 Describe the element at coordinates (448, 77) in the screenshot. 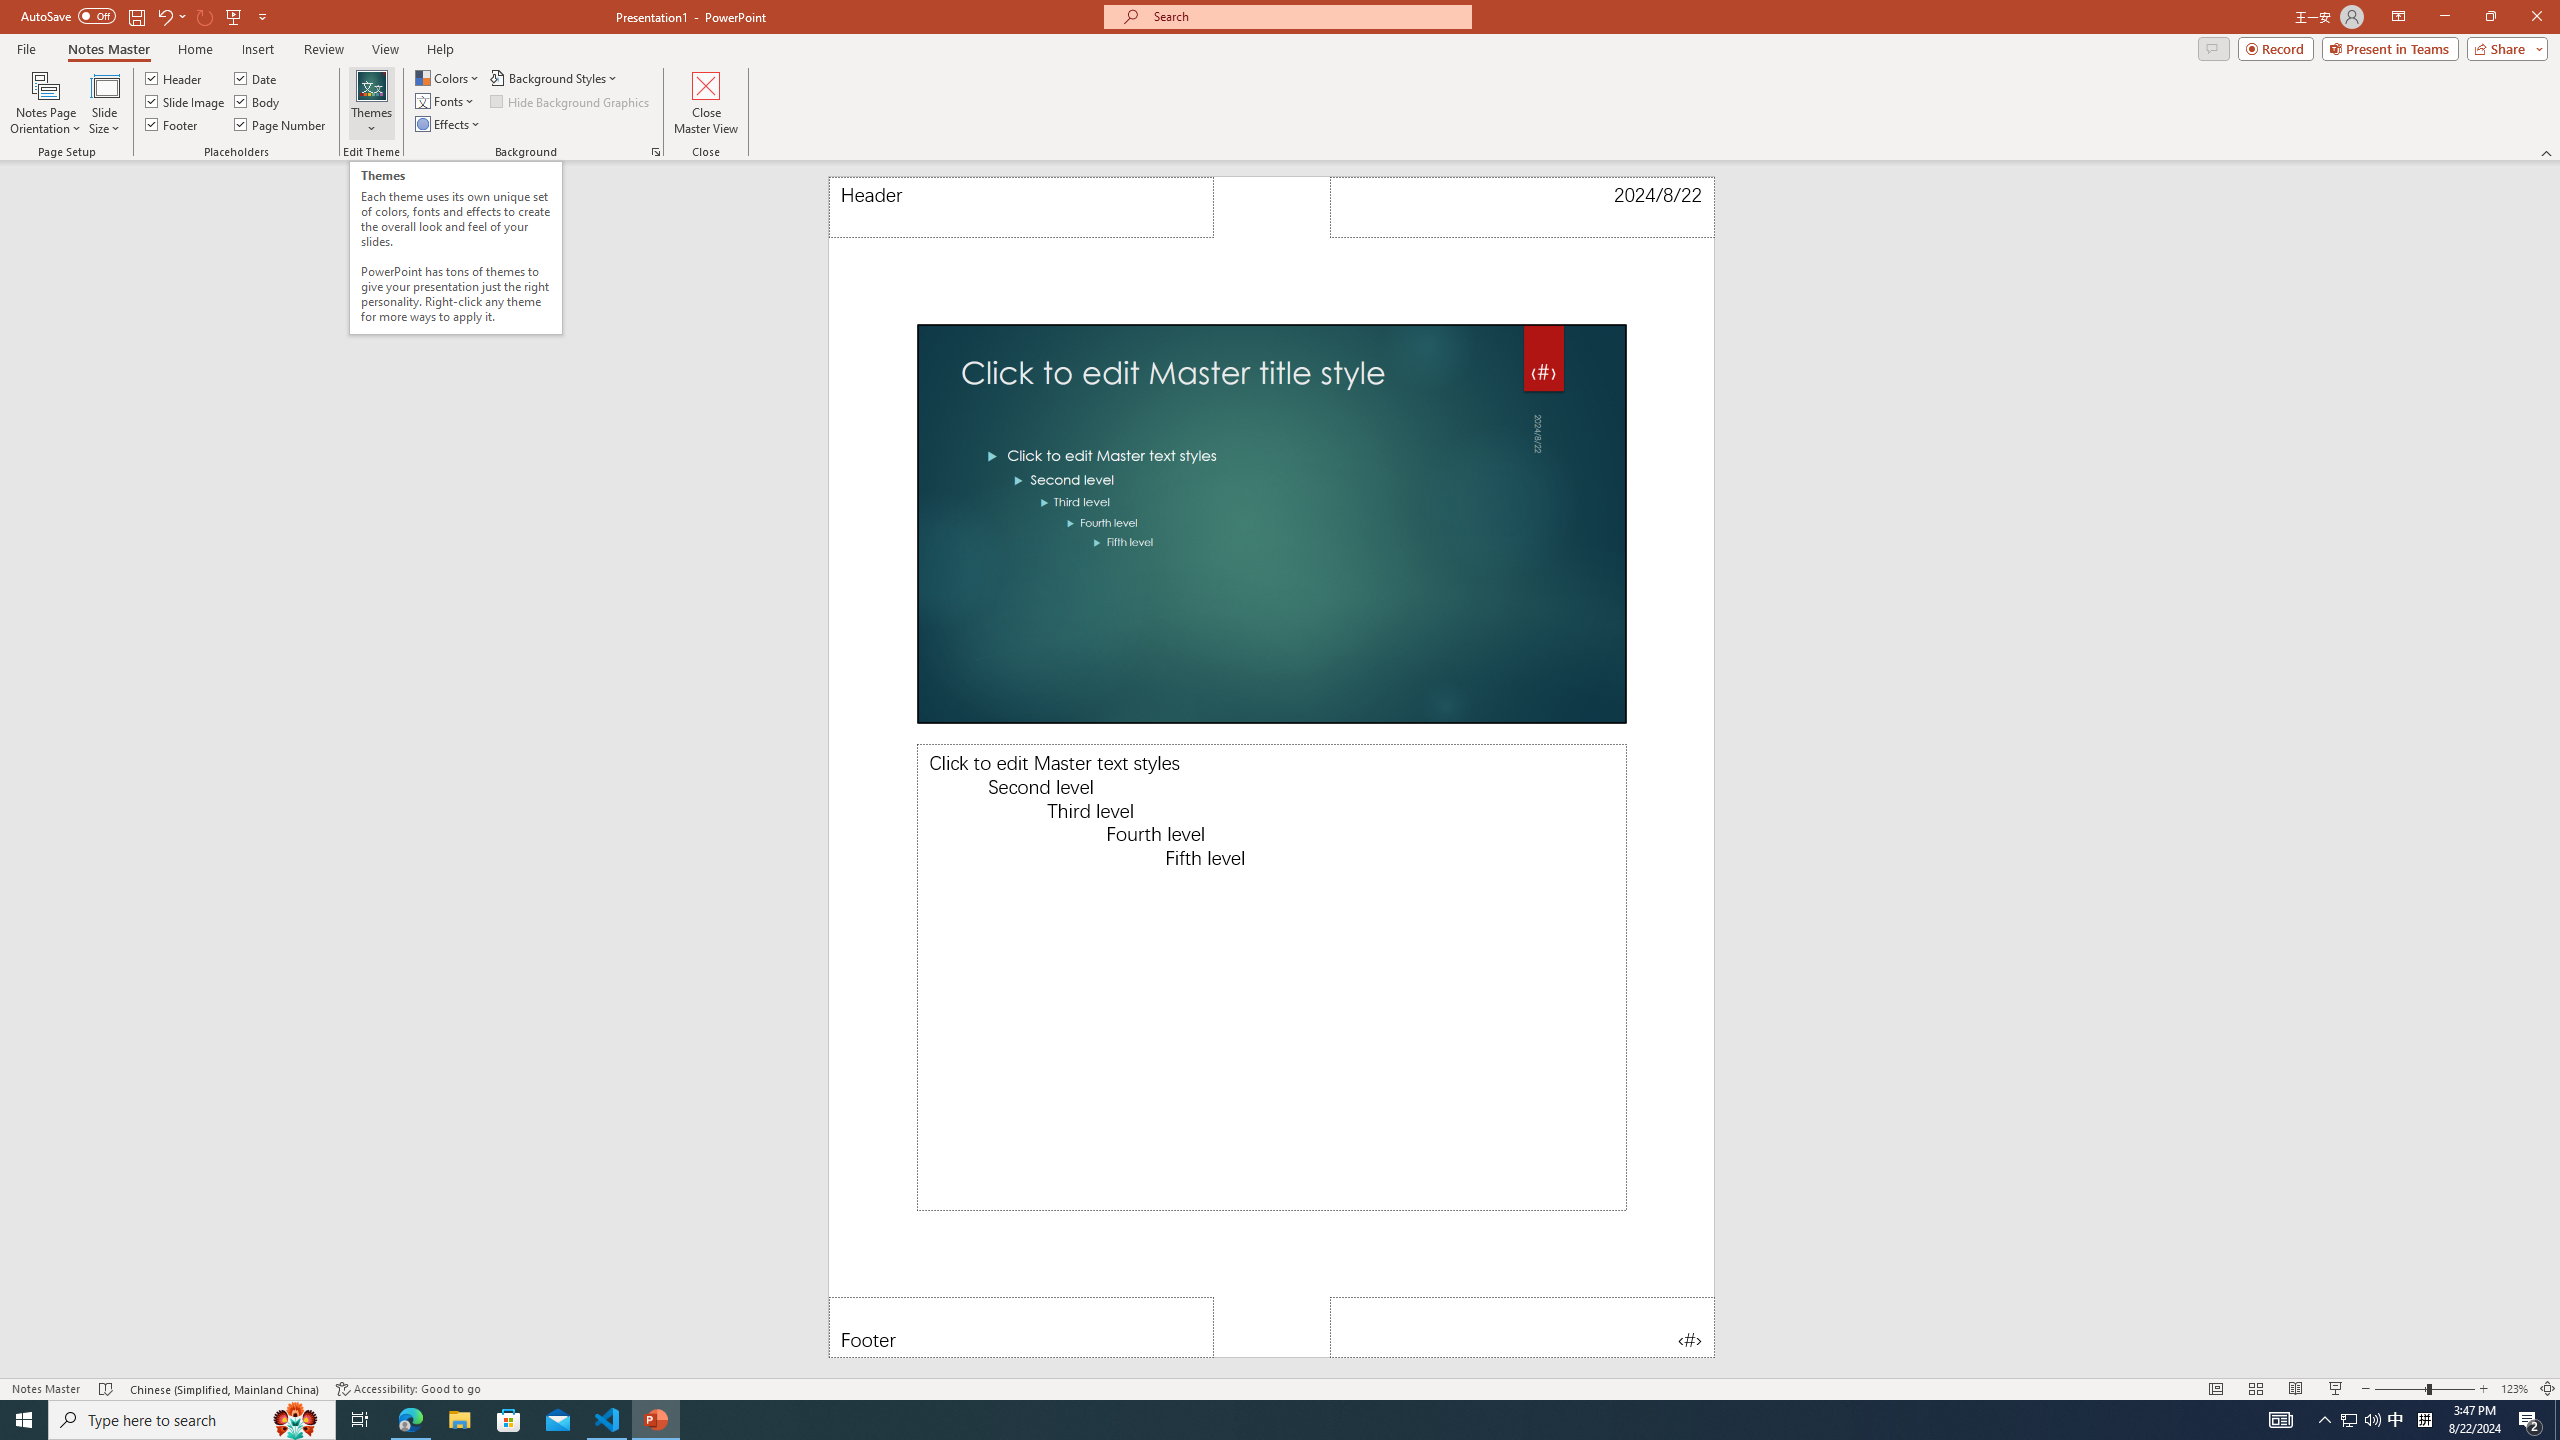

I see `'Colors'` at that location.